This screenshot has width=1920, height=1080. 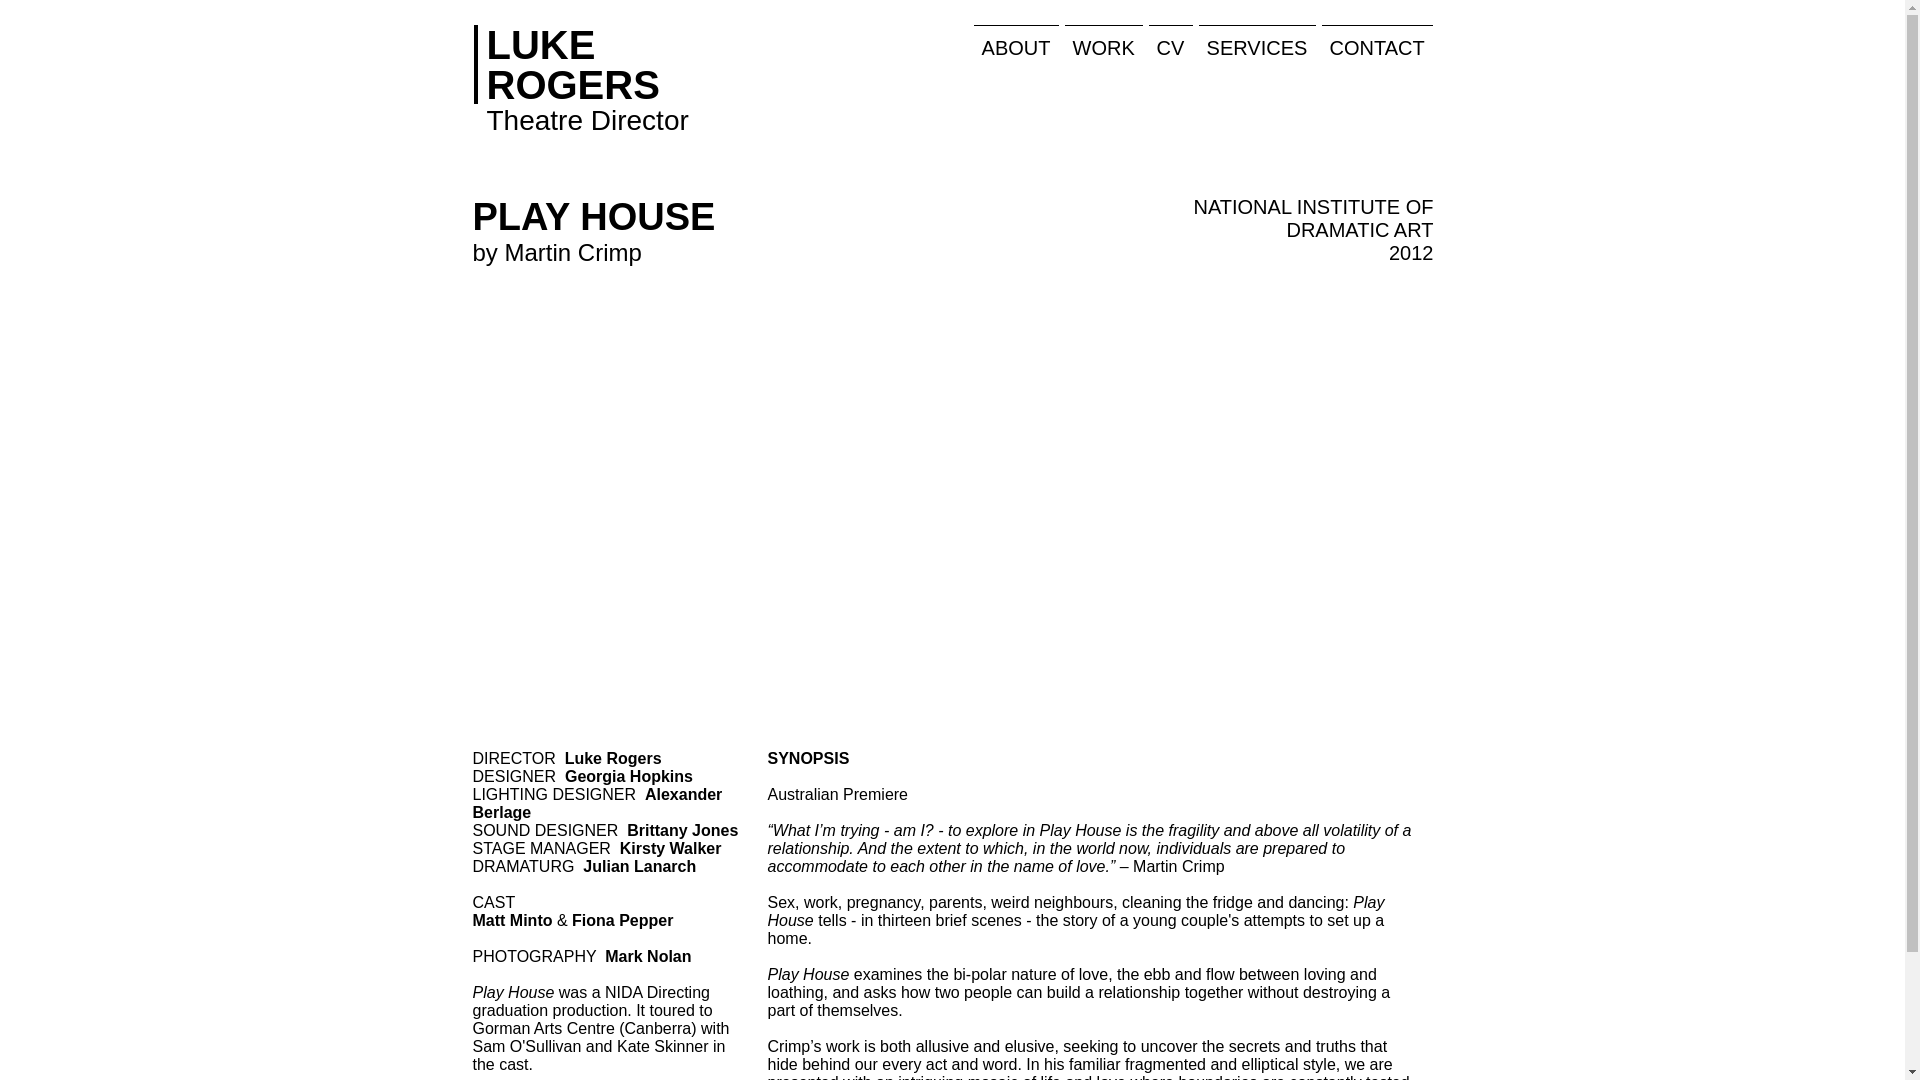 What do you see at coordinates (1146, 38) in the screenshot?
I see `'CV'` at bounding box center [1146, 38].